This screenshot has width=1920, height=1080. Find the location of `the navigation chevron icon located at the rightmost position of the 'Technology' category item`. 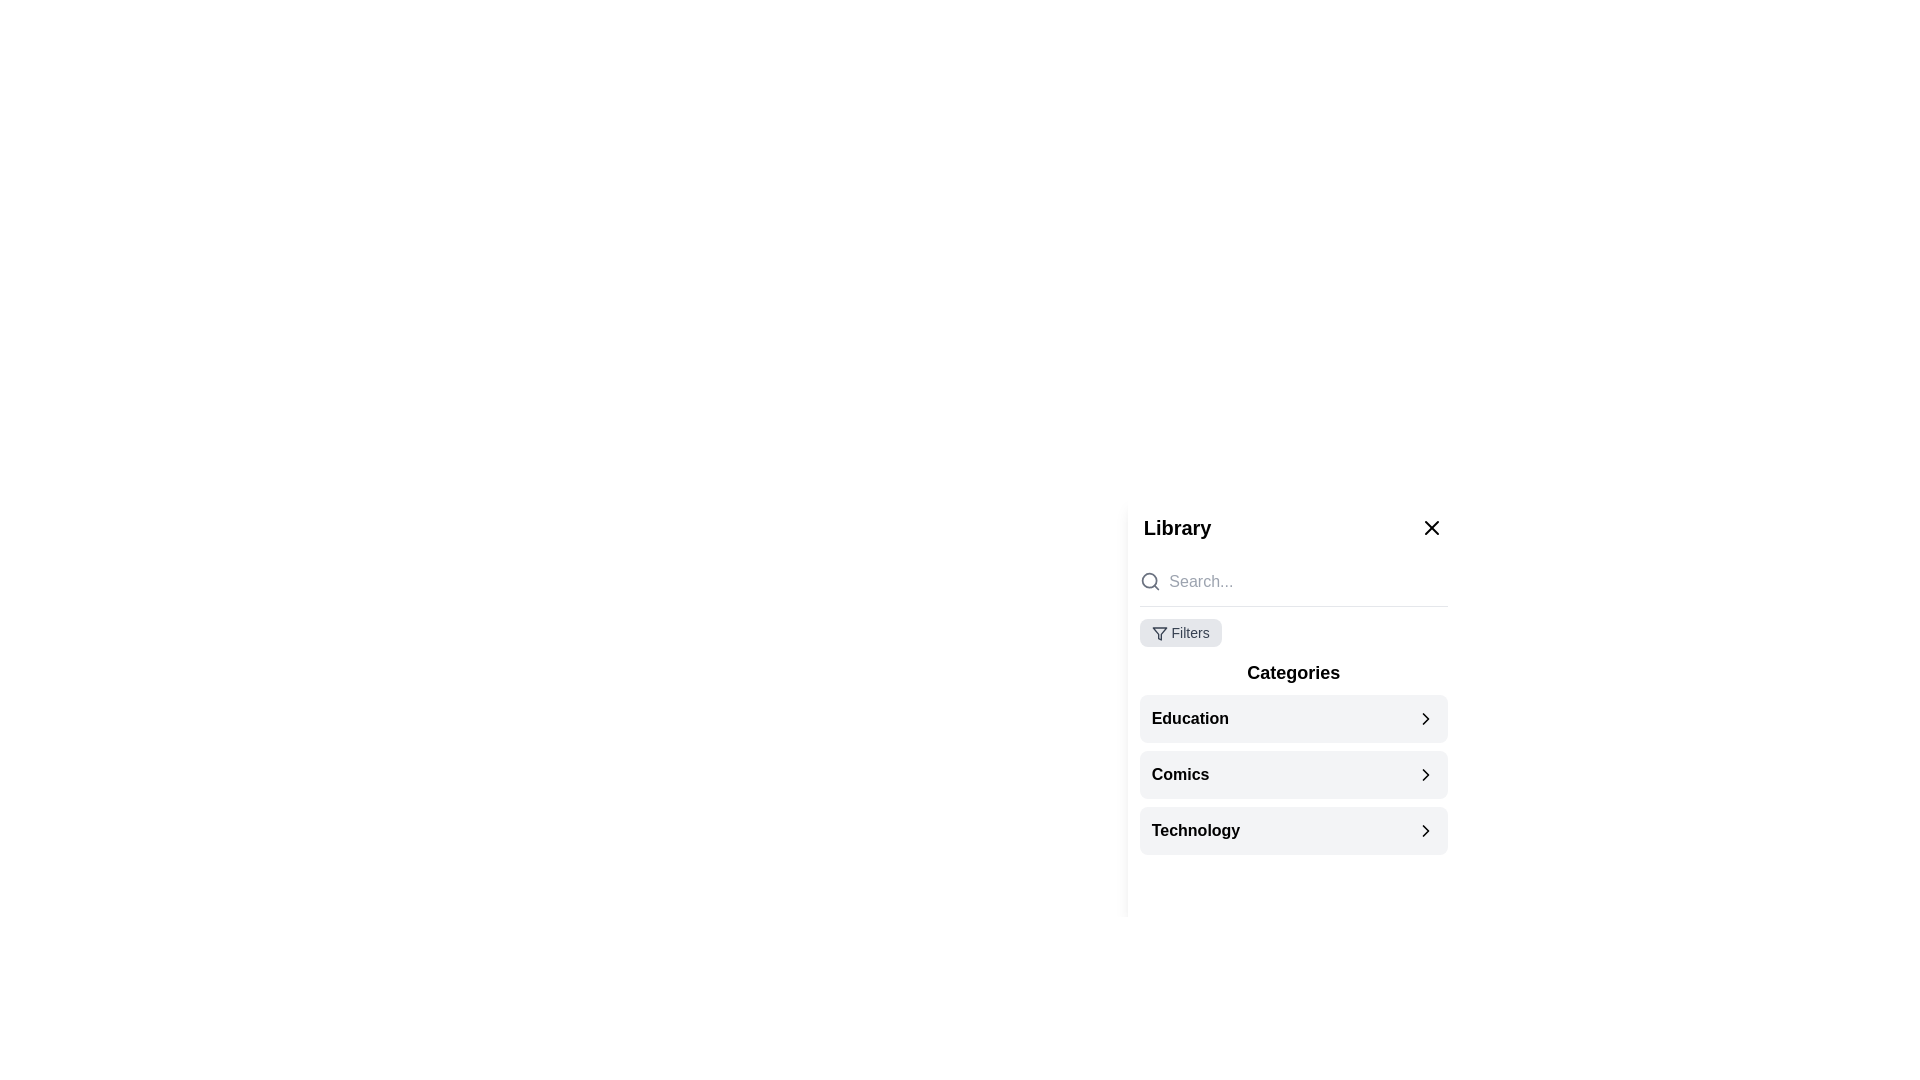

the navigation chevron icon located at the rightmost position of the 'Technology' category item is located at coordinates (1424, 830).